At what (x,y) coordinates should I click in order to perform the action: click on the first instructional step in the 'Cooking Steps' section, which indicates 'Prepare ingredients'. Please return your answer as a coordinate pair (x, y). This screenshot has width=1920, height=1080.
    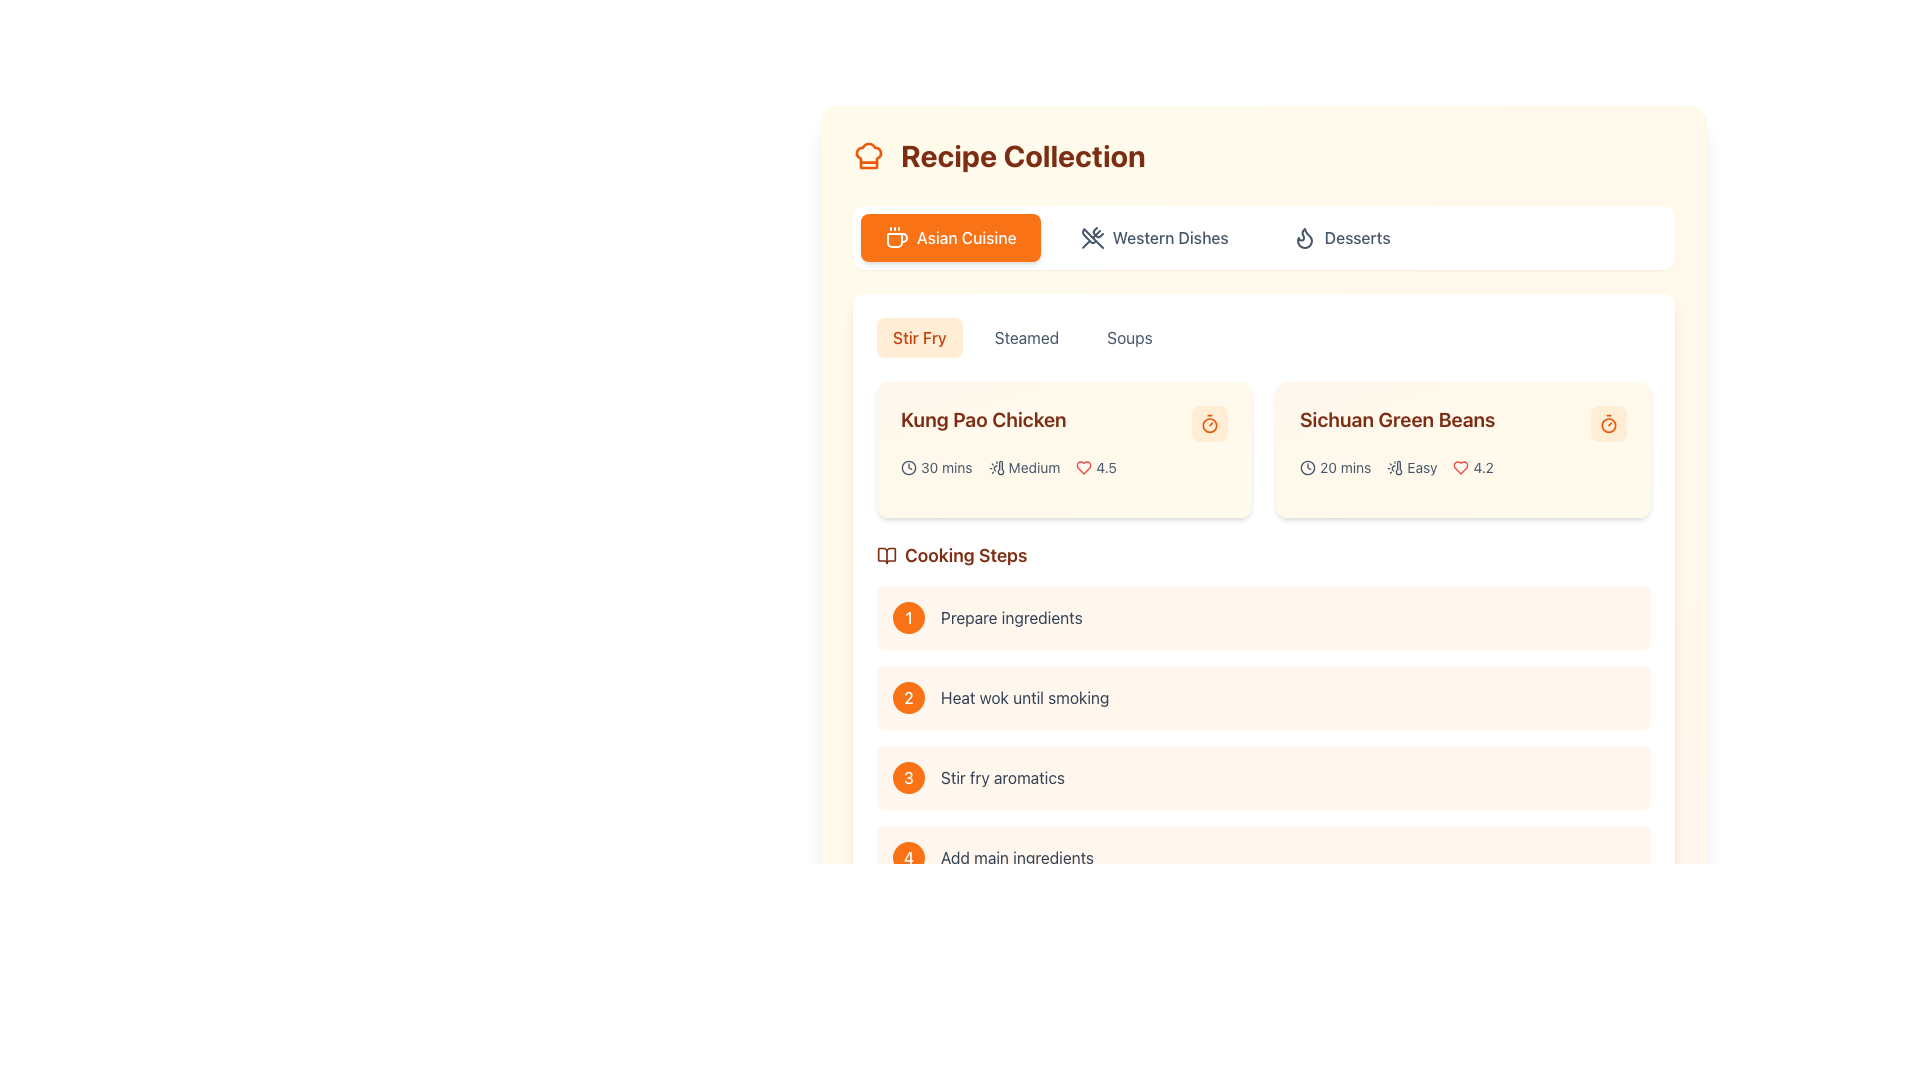
    Looking at the image, I should click on (1262, 616).